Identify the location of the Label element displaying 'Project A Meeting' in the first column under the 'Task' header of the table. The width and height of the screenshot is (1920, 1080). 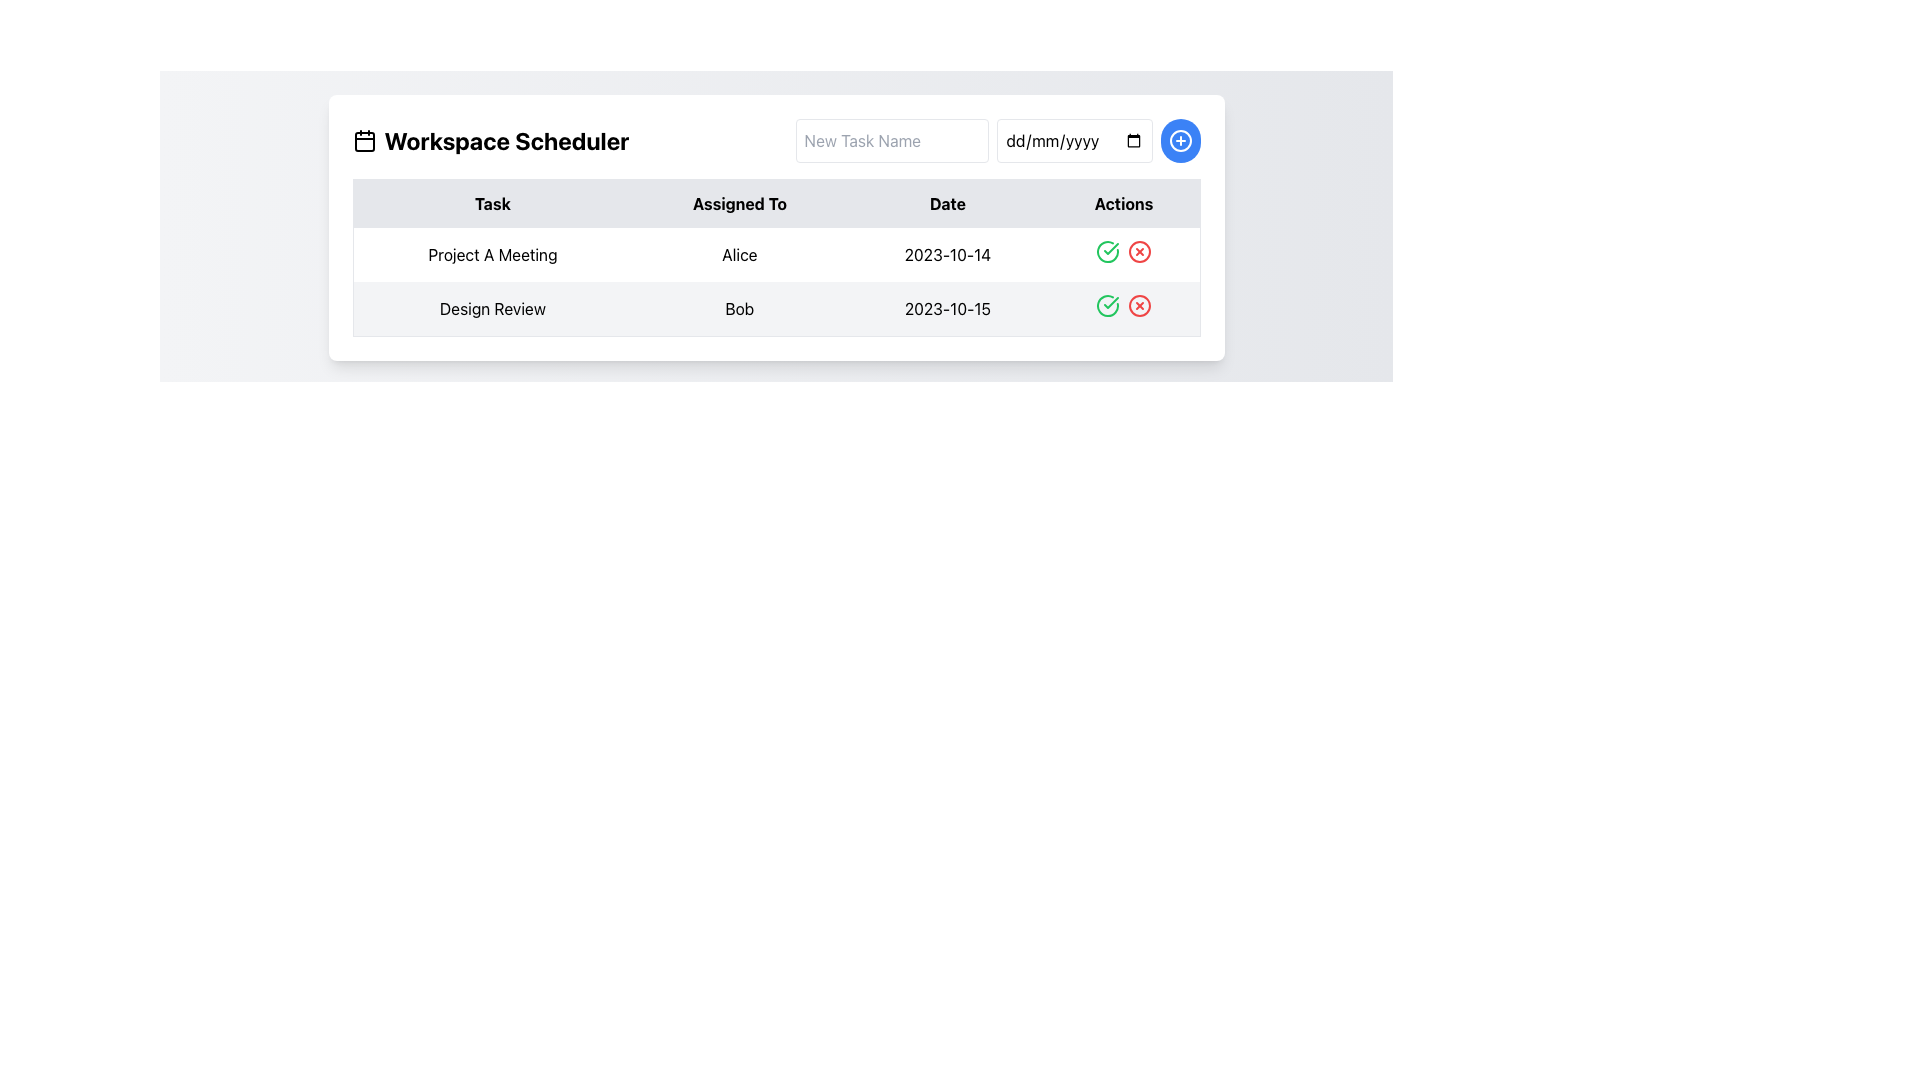
(492, 253).